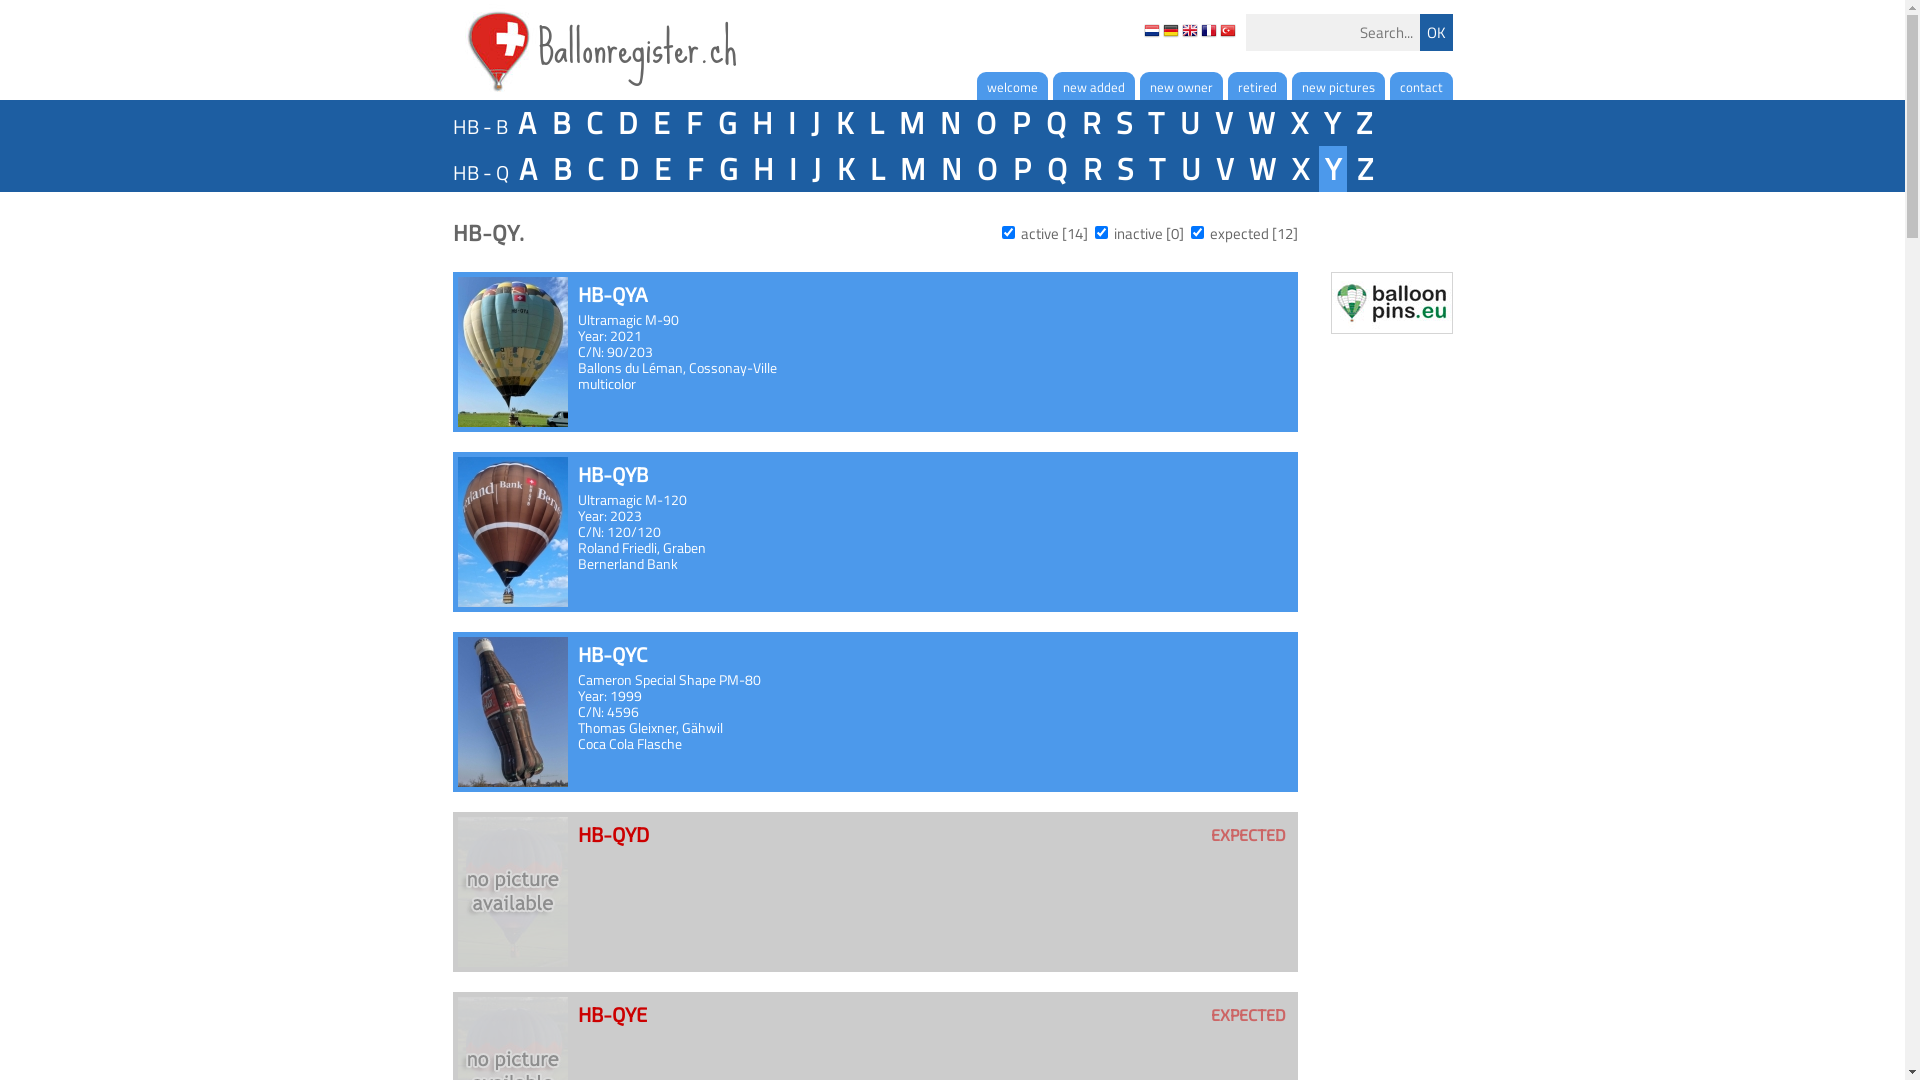 This screenshot has width=1920, height=1080. I want to click on 'U', so click(1174, 168).